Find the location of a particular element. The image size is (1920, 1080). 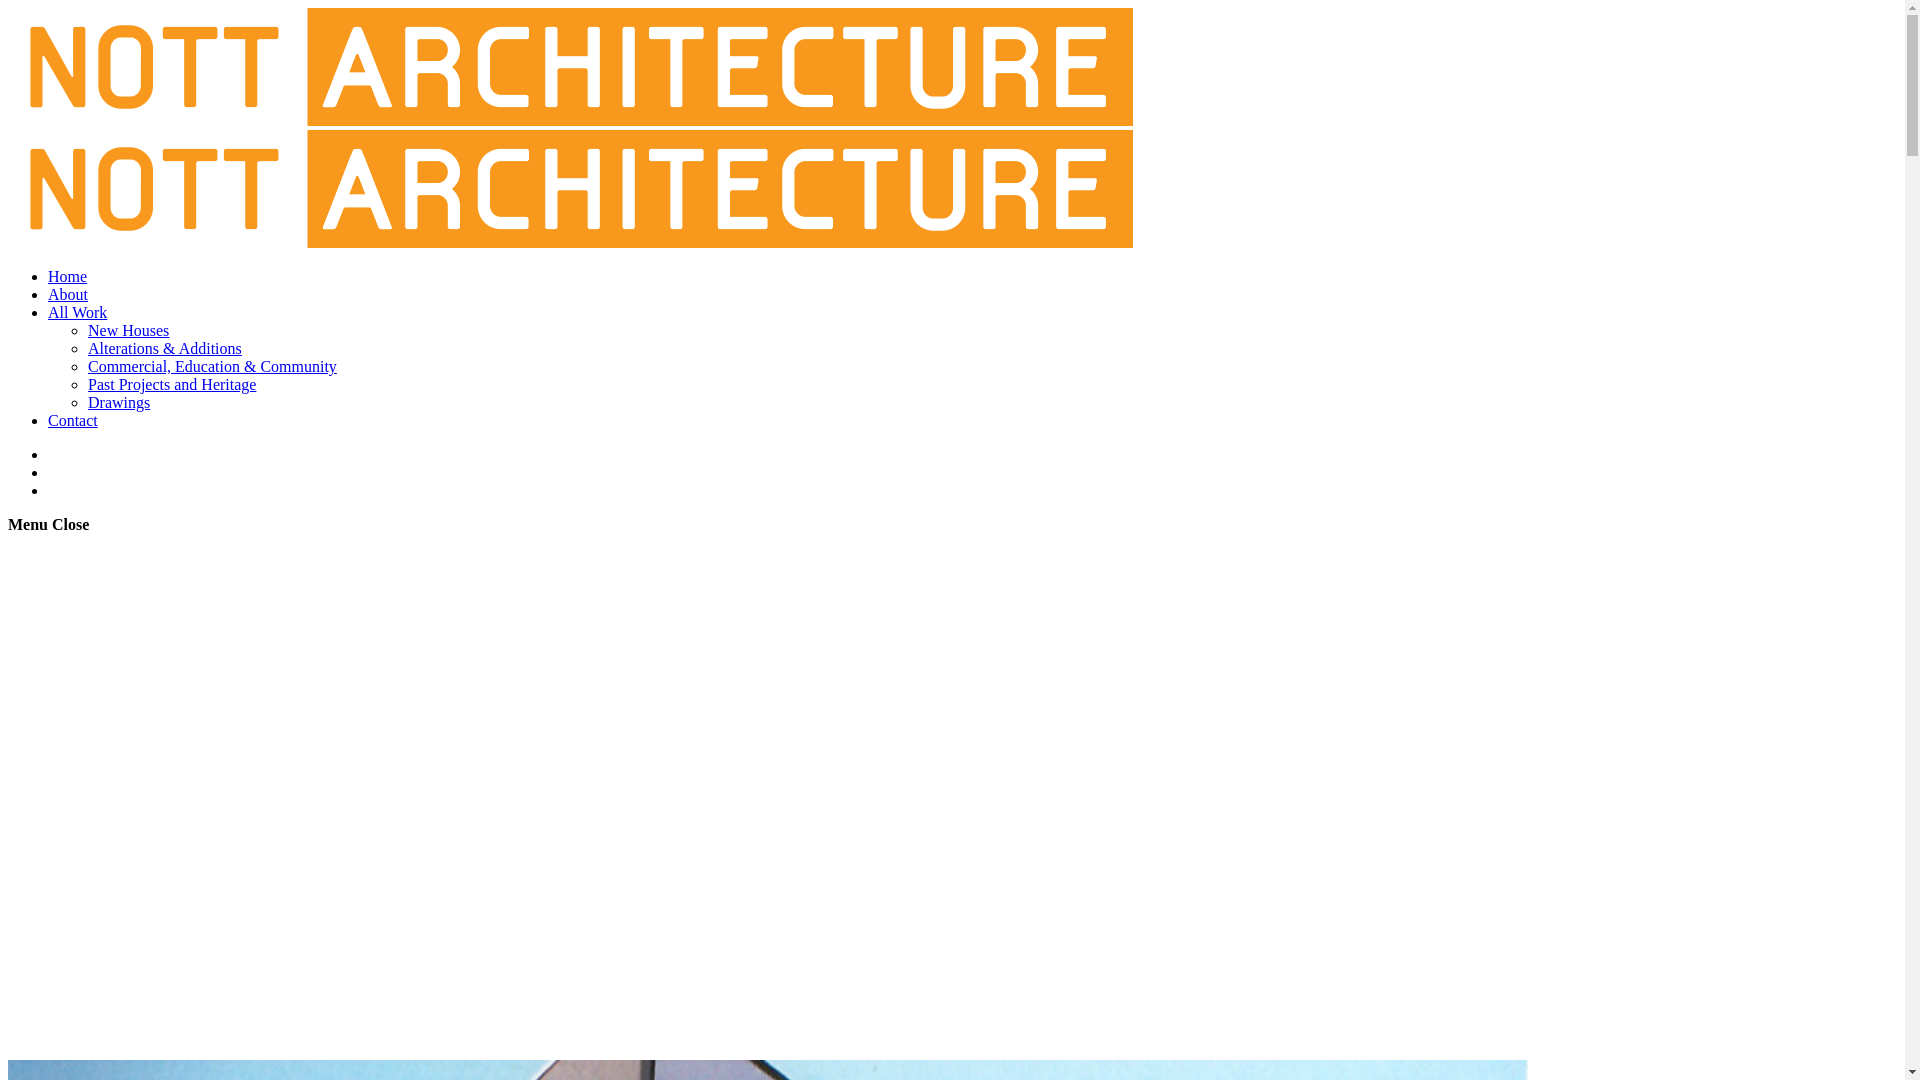

'Home' is located at coordinates (67, 276).